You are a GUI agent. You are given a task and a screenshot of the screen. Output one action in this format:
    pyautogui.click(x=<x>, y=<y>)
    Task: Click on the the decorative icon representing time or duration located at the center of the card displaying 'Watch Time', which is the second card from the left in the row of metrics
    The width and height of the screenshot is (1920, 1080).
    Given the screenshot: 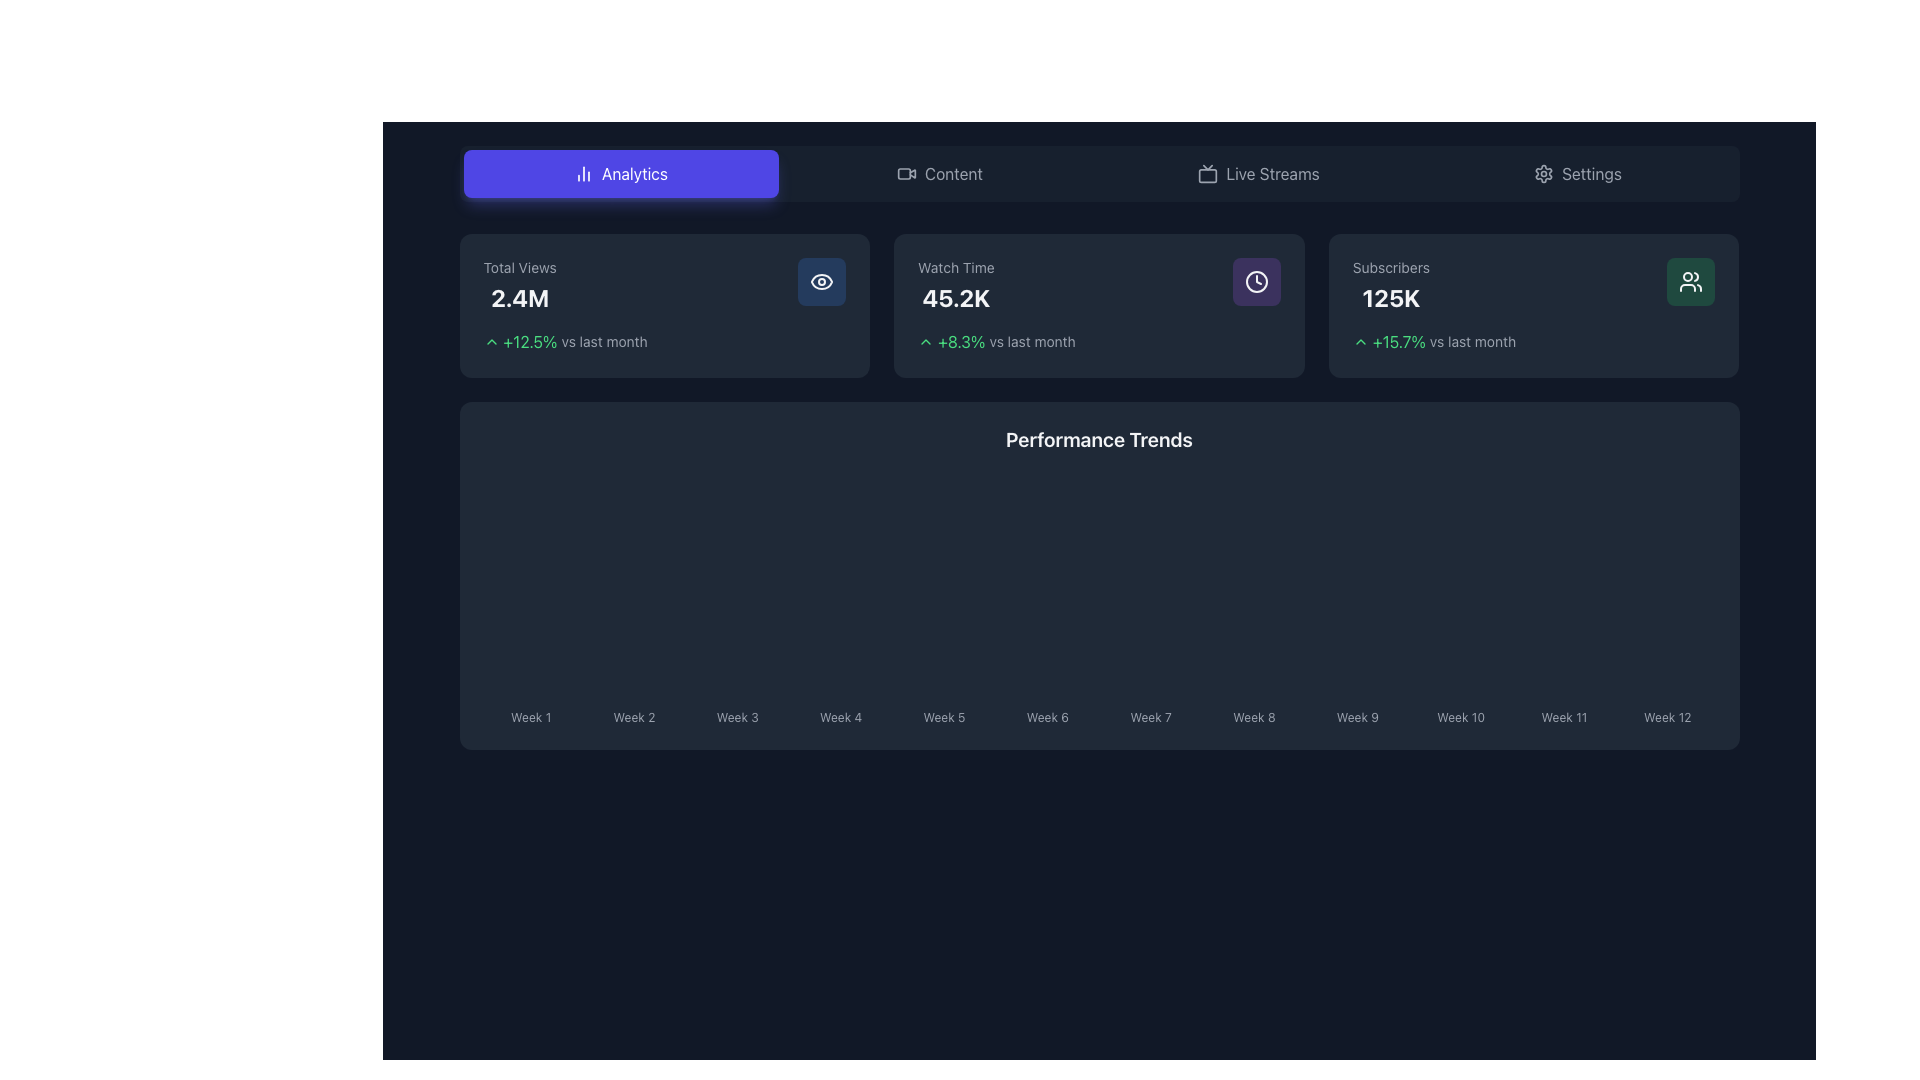 What is the action you would take?
    pyautogui.click(x=1255, y=281)
    